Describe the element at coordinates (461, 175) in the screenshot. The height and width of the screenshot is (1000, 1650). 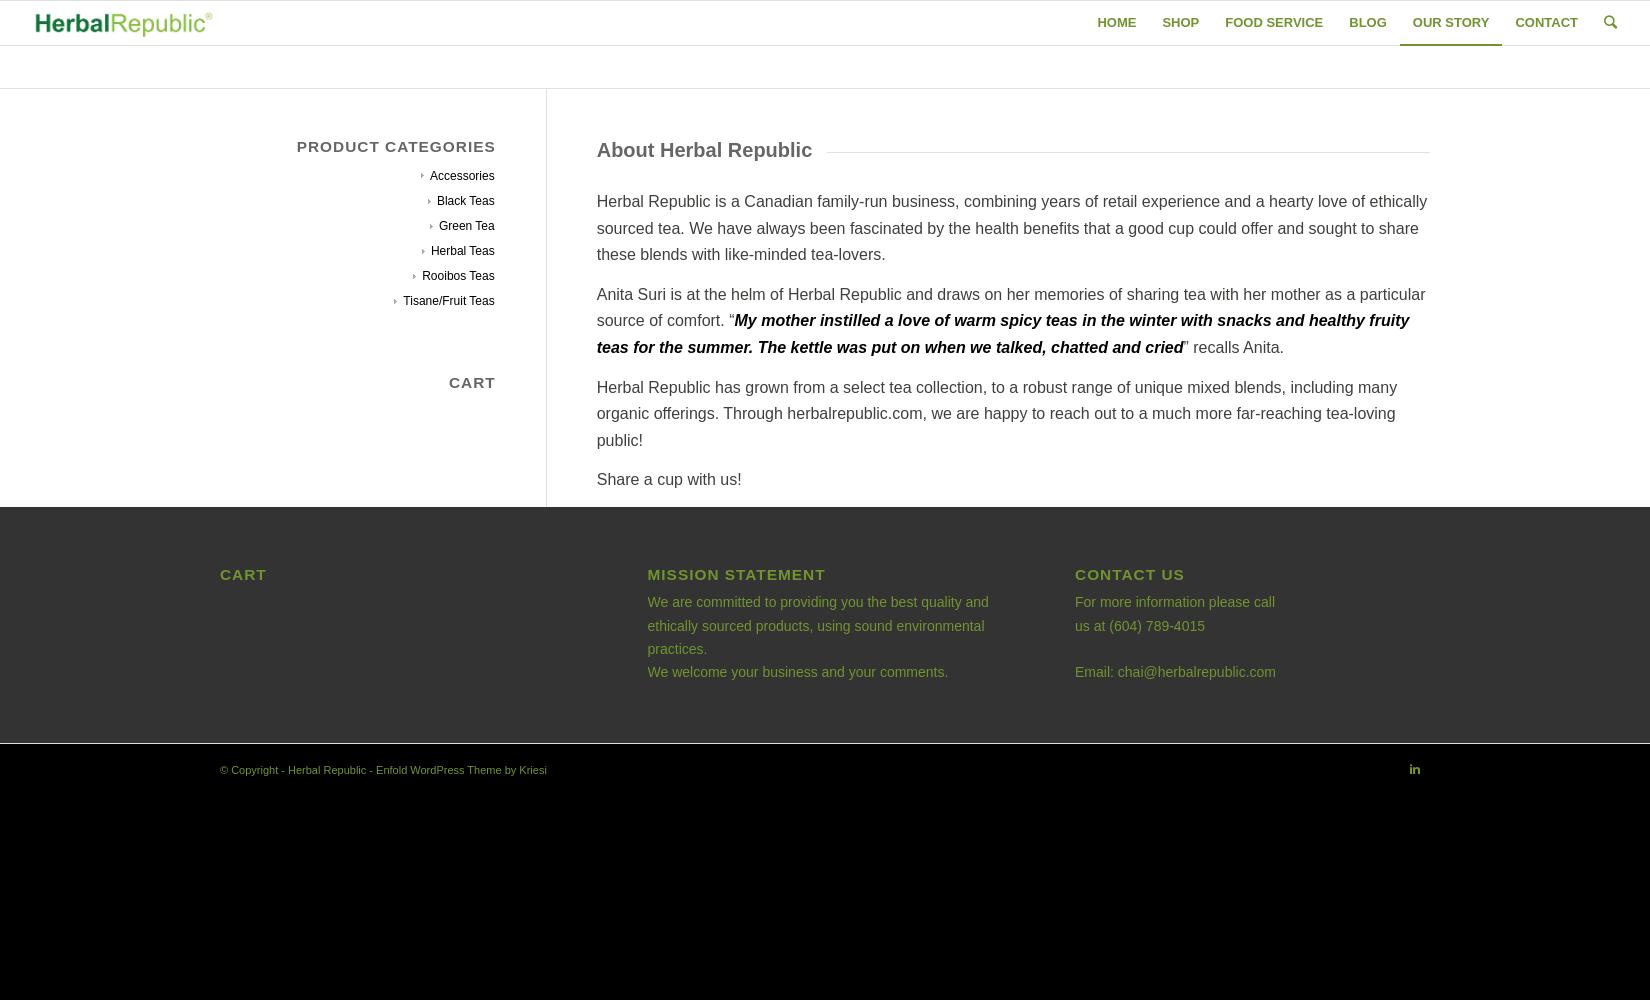
I see `'Accessories'` at that location.